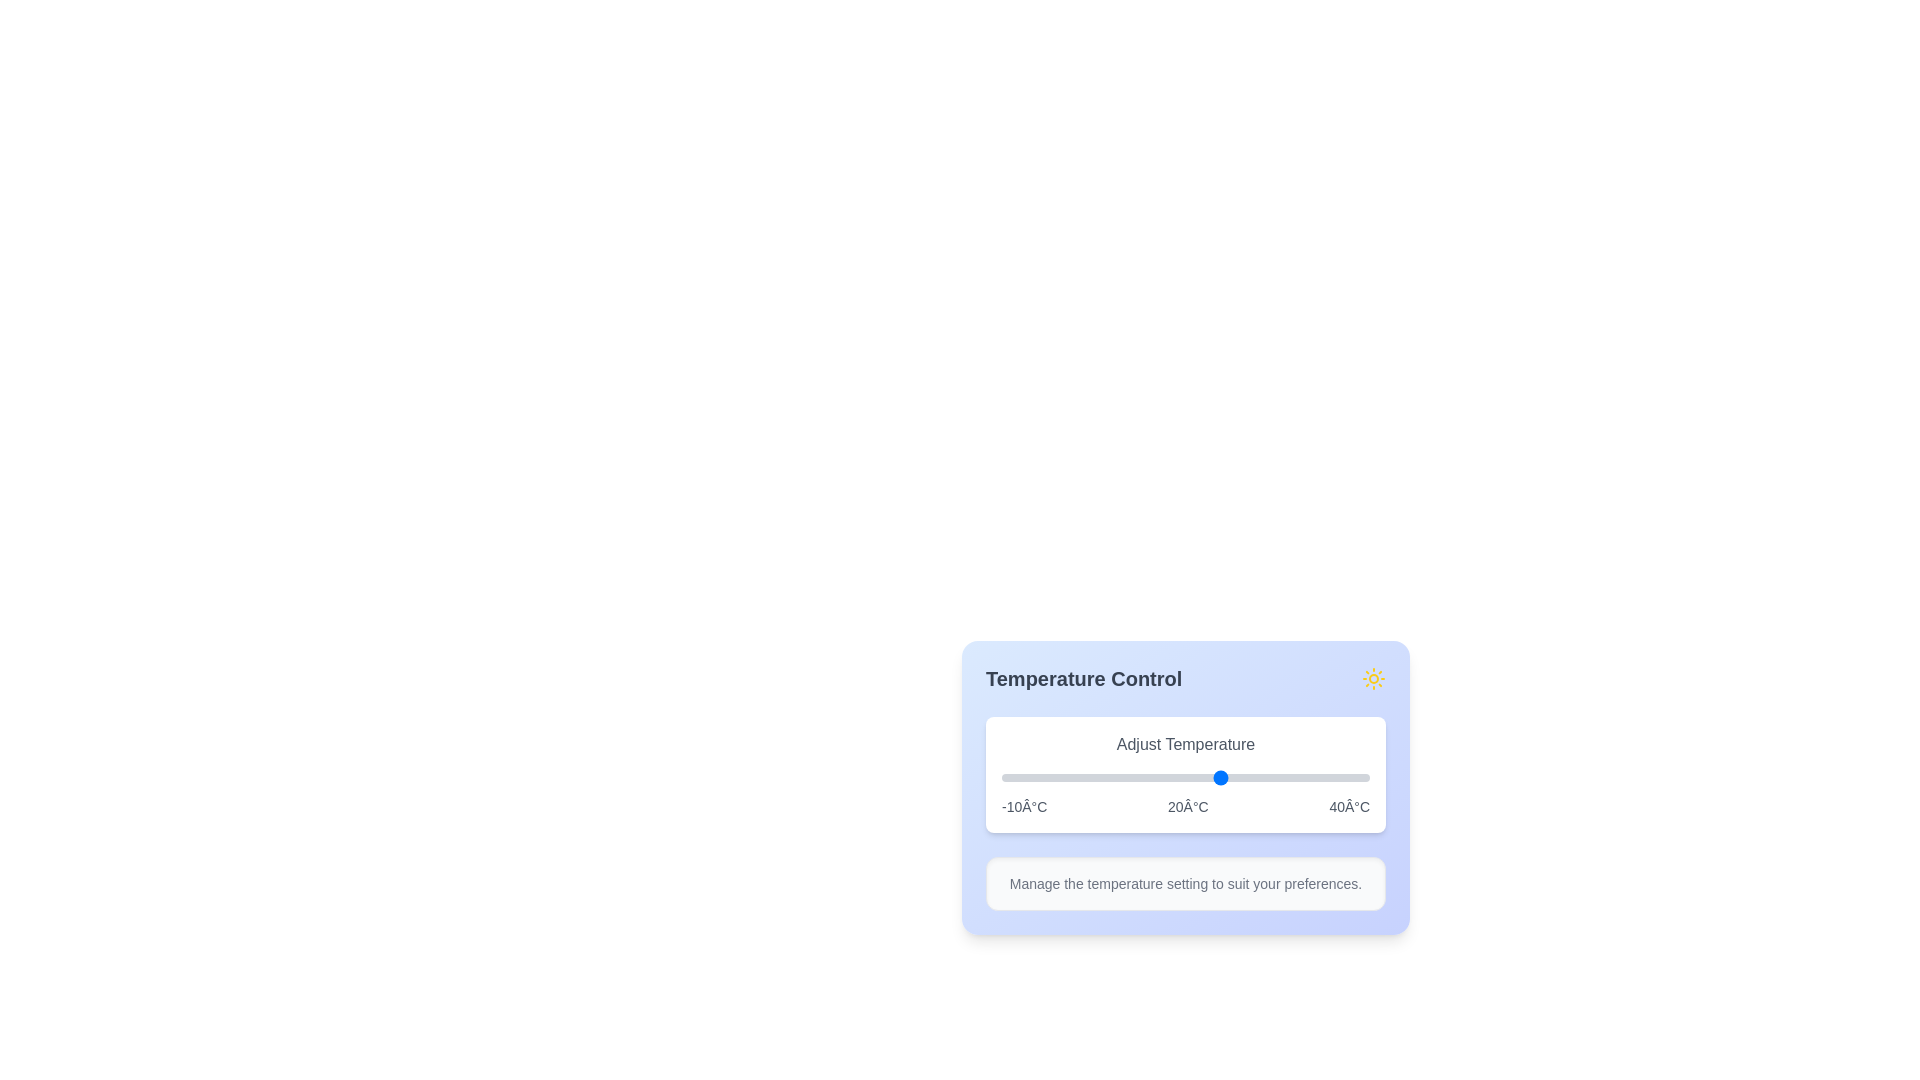 The image size is (1920, 1080). I want to click on the temperature slider to set the temperature to 20°C, so click(1221, 777).